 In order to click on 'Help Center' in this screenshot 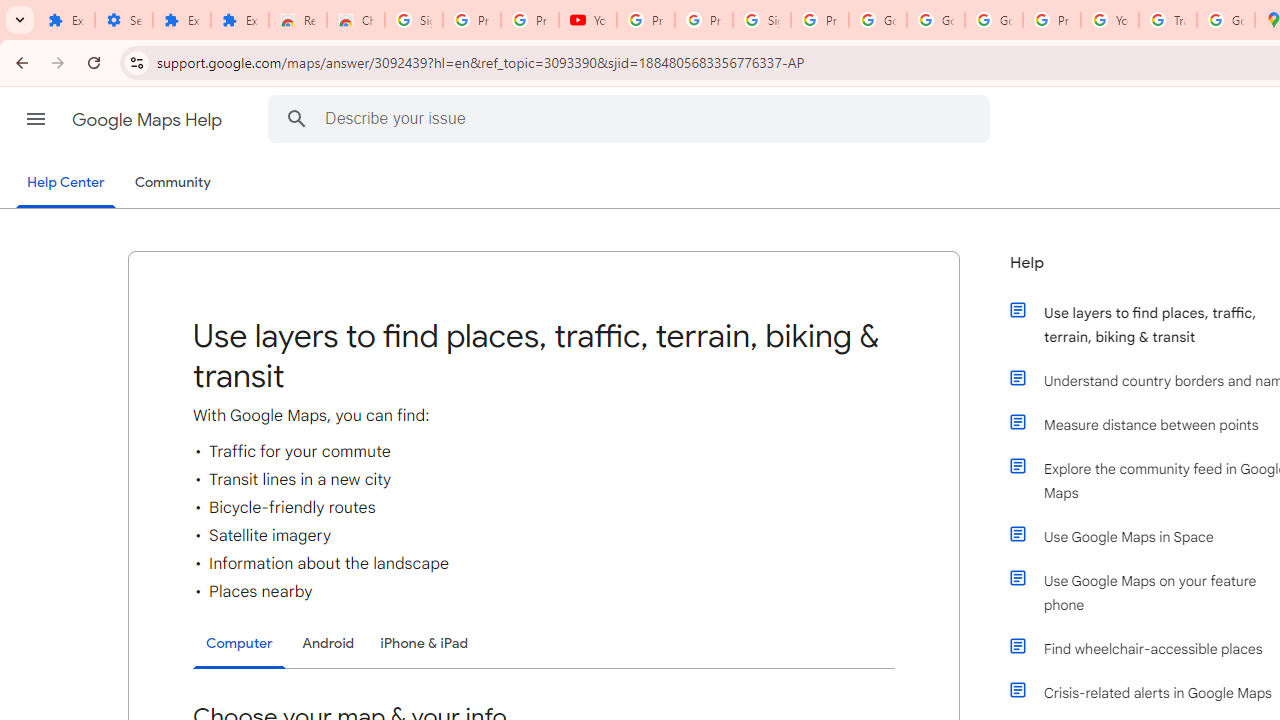, I will do `click(65, 183)`.